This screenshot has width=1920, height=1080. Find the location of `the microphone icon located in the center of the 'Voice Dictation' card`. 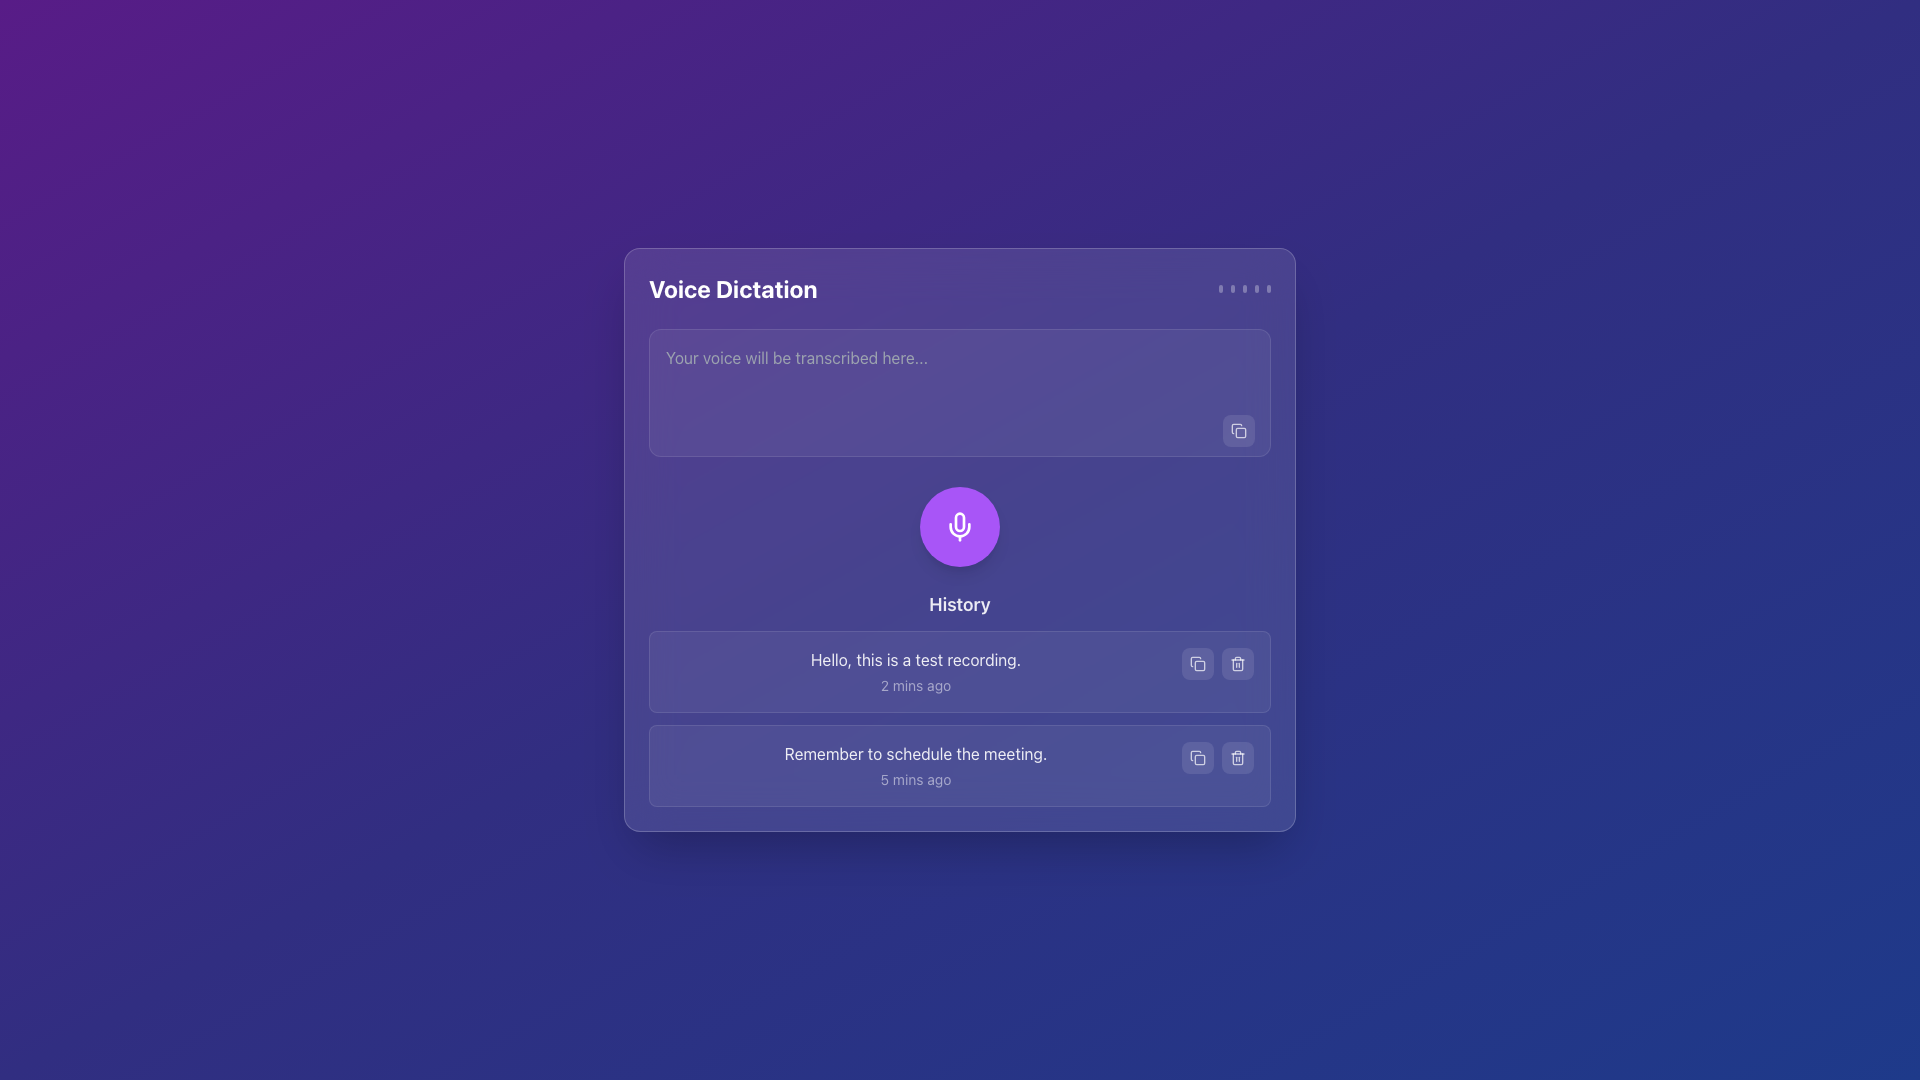

the microphone icon located in the center of the 'Voice Dictation' card is located at coordinates (960, 526).